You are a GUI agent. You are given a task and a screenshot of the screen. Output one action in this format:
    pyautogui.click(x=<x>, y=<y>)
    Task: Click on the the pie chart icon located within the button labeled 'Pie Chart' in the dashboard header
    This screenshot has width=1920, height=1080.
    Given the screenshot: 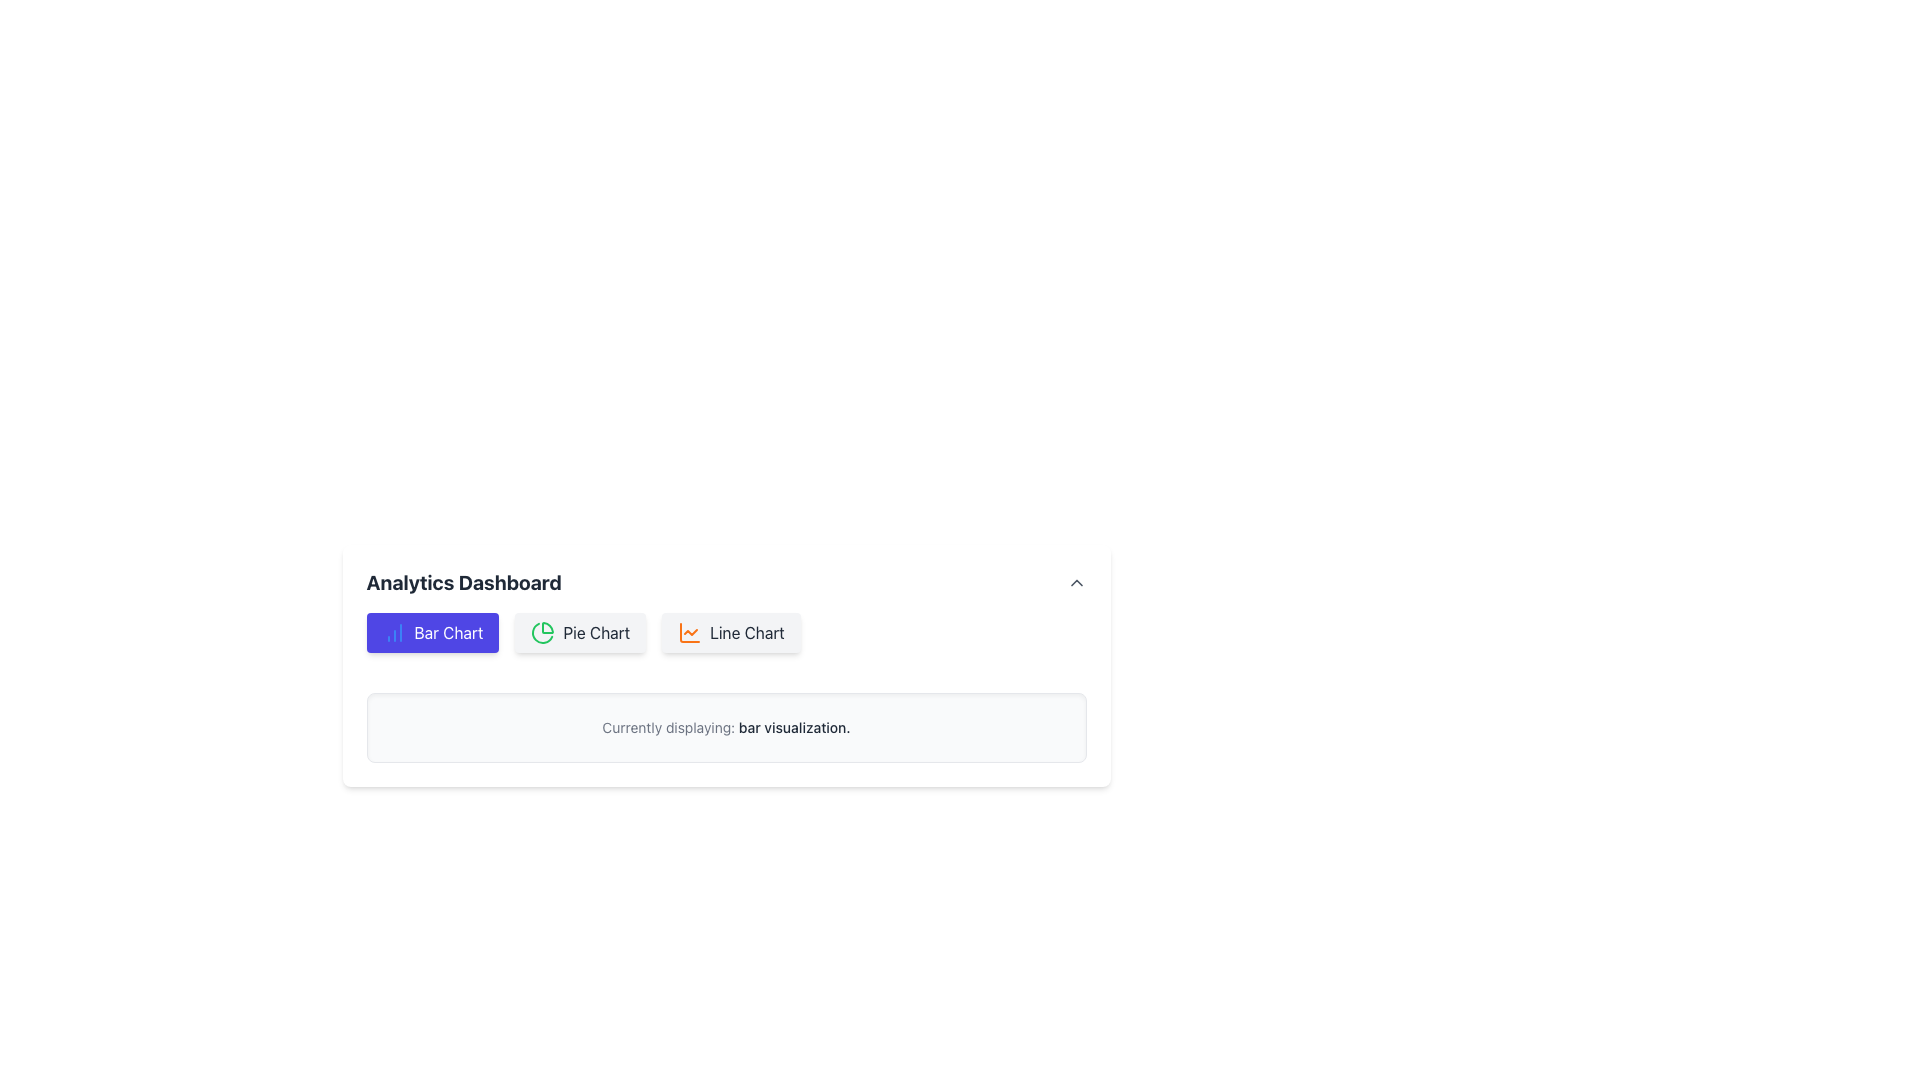 What is the action you would take?
    pyautogui.click(x=543, y=632)
    